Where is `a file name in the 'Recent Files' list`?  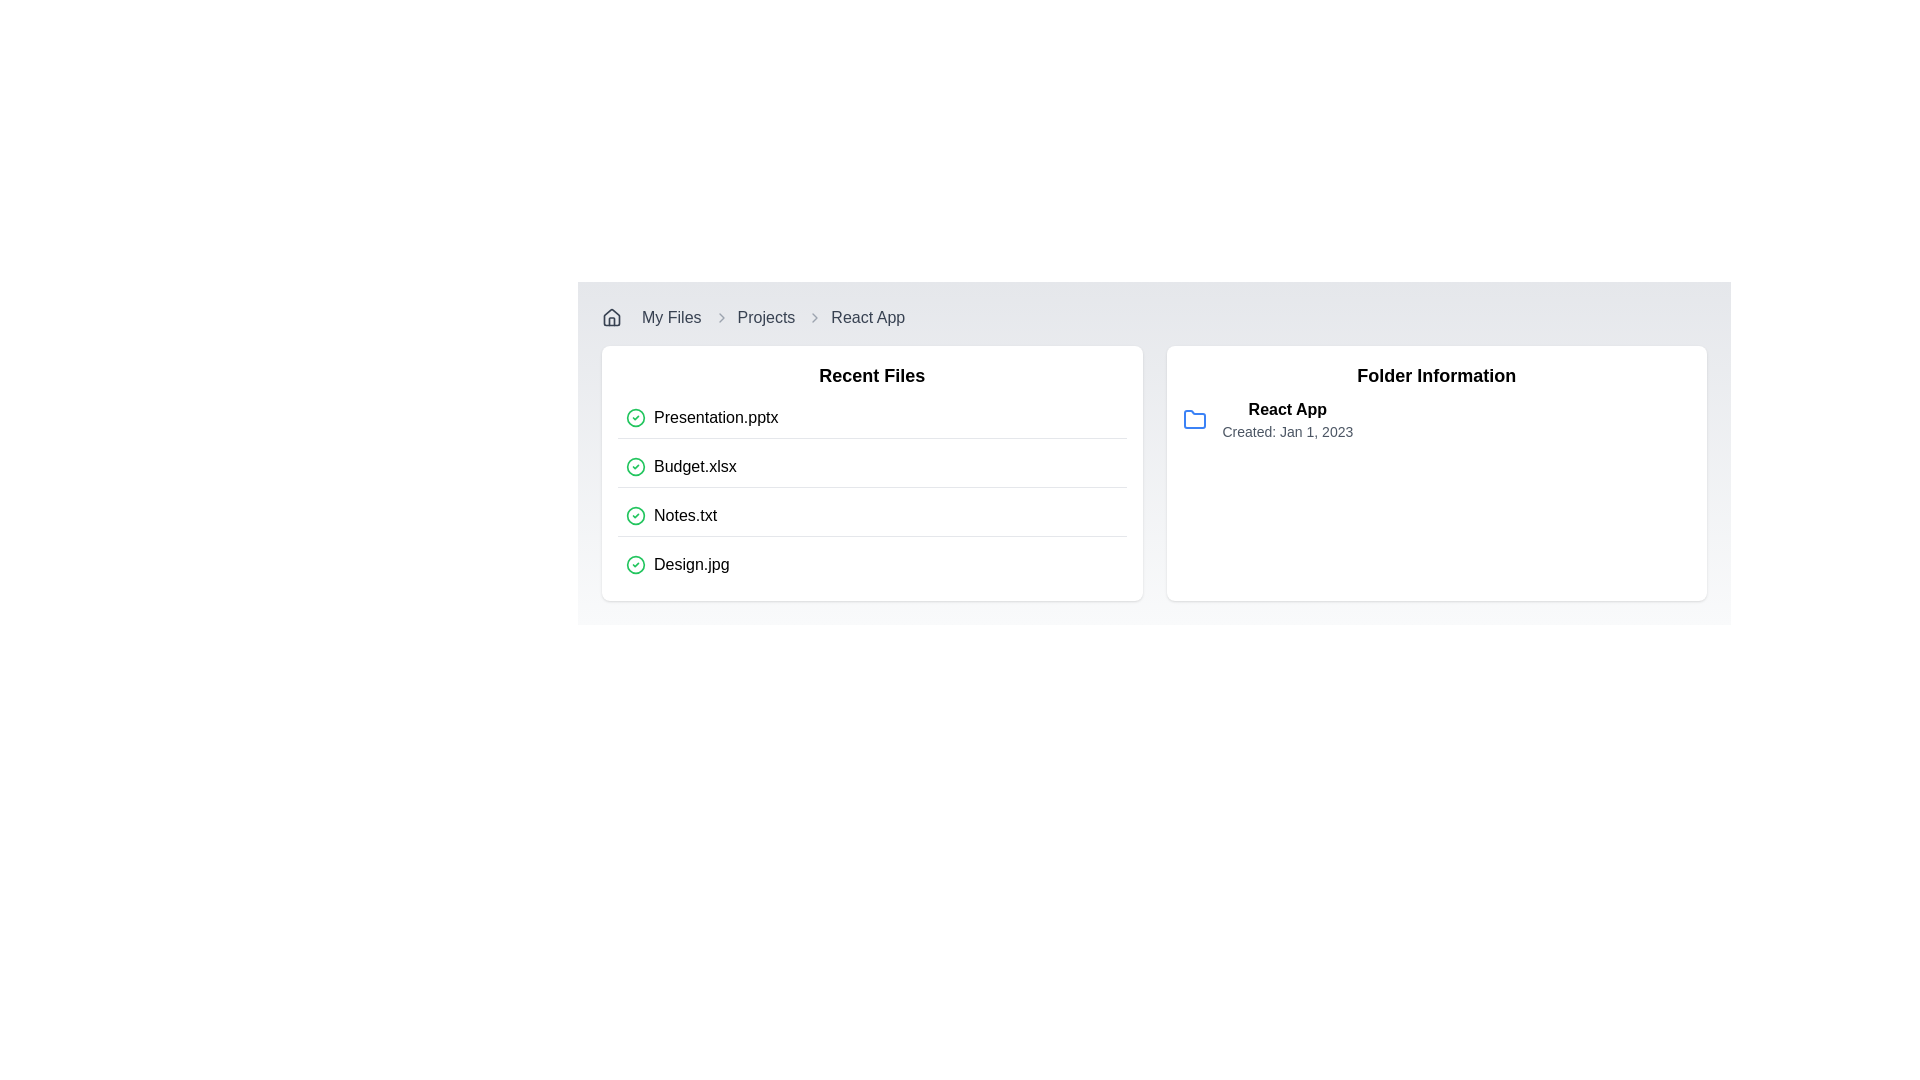 a file name in the 'Recent Files' list is located at coordinates (872, 491).